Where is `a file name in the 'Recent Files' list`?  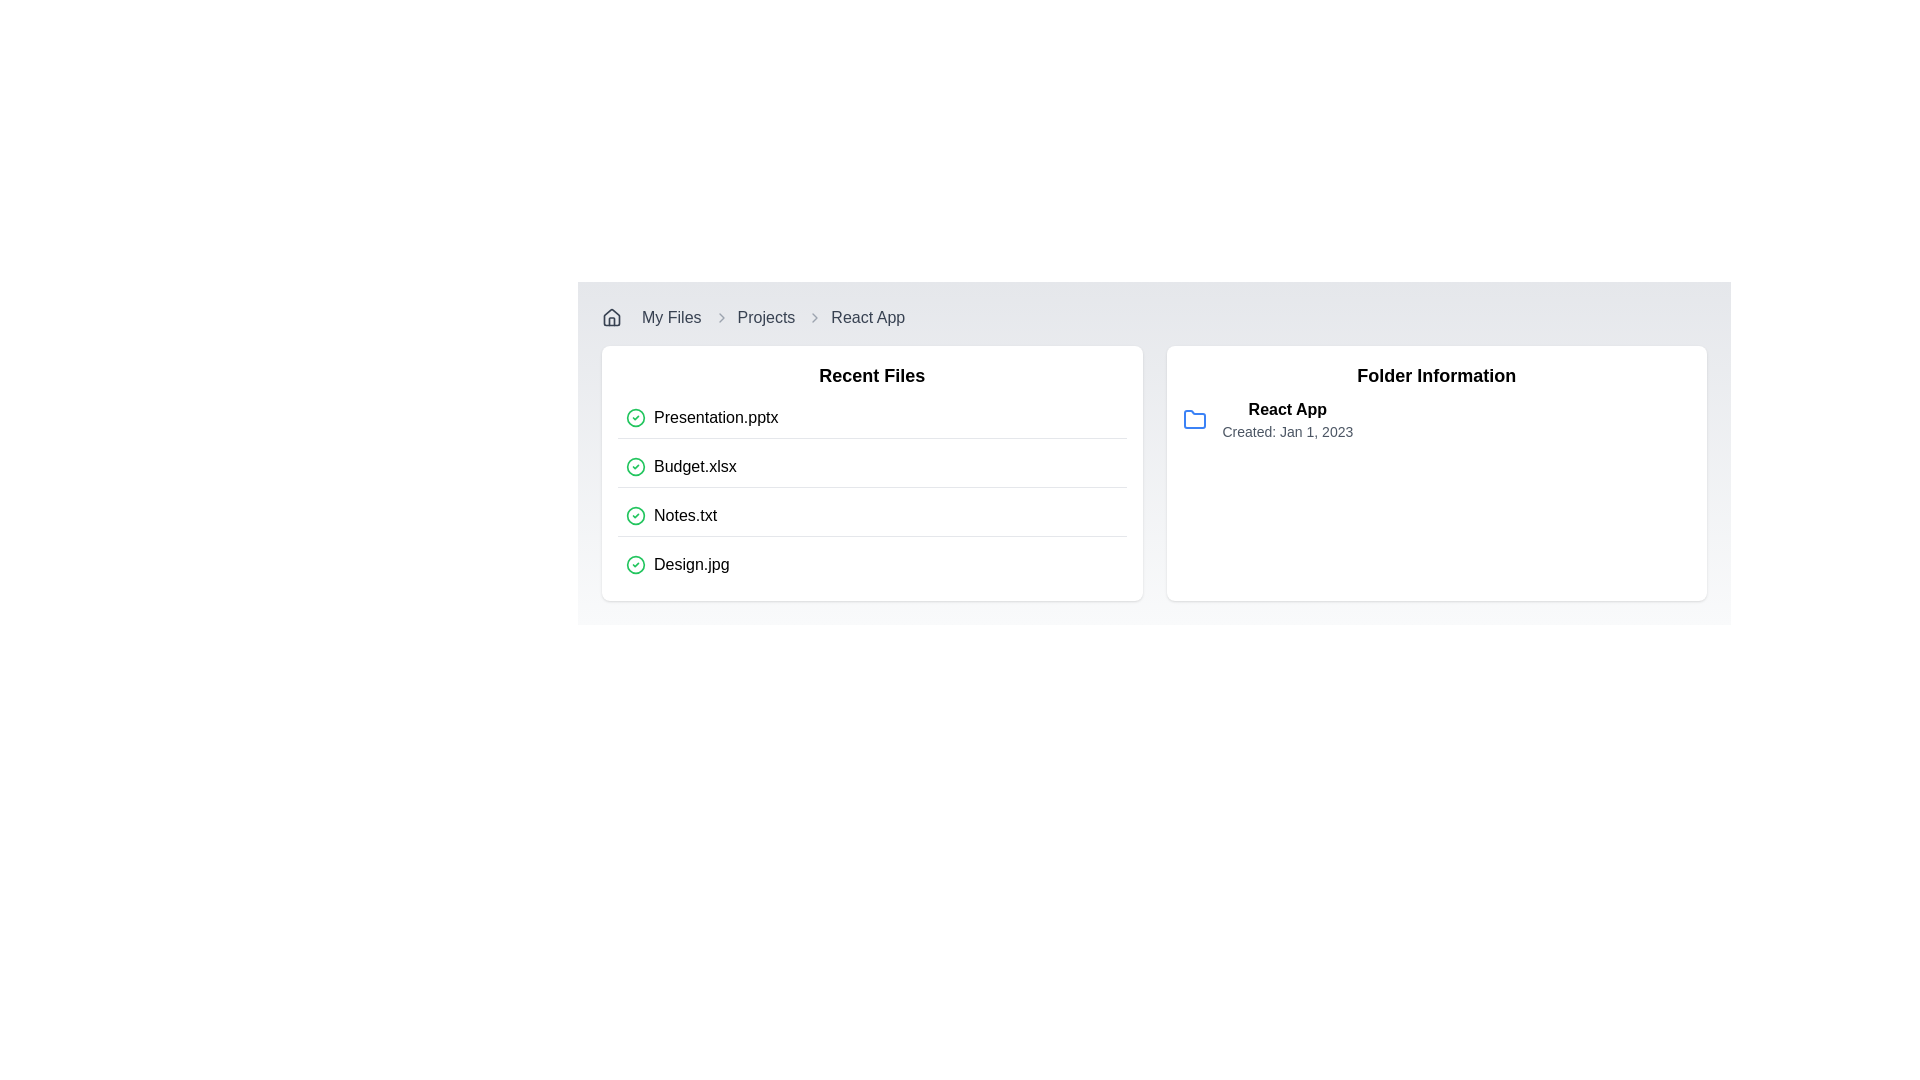 a file name in the 'Recent Files' list is located at coordinates (872, 491).